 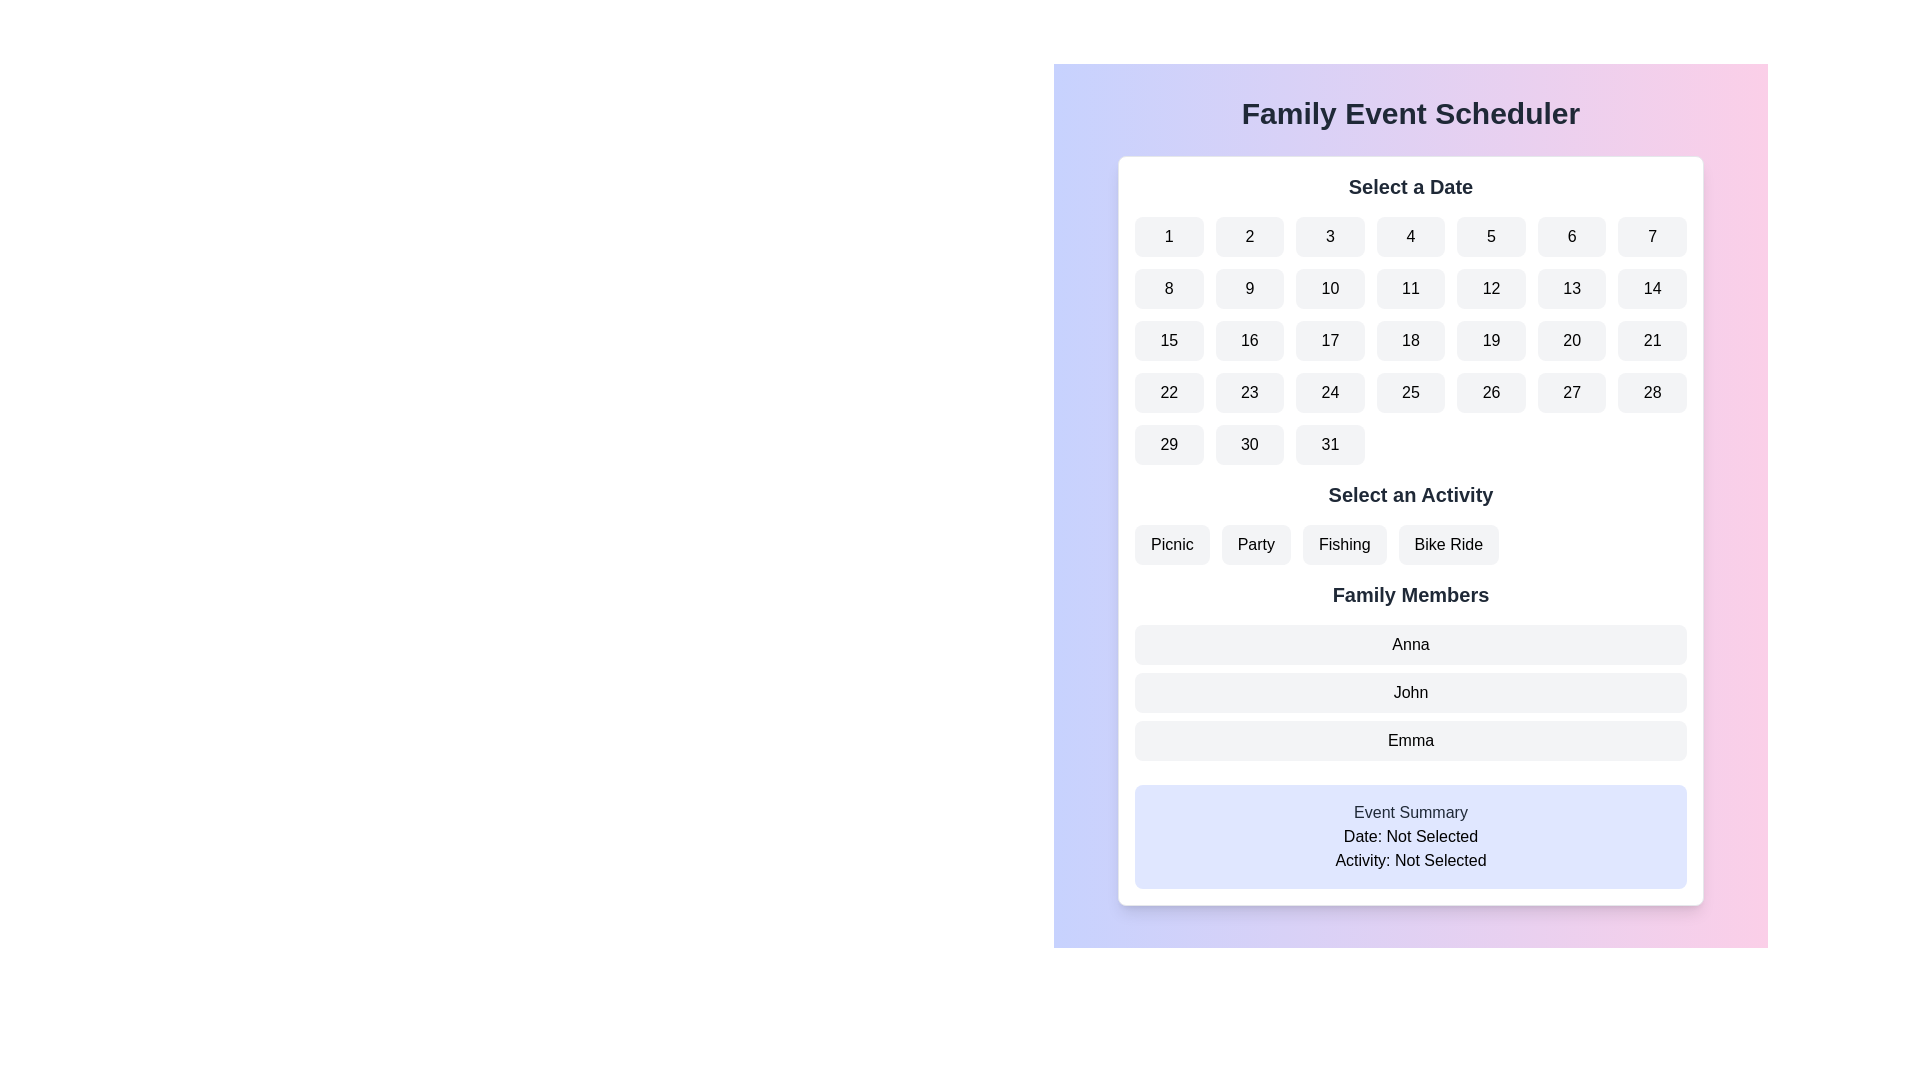 I want to click on the rounded rectangular button with a light gray background containing the number '6', so click(x=1571, y=235).